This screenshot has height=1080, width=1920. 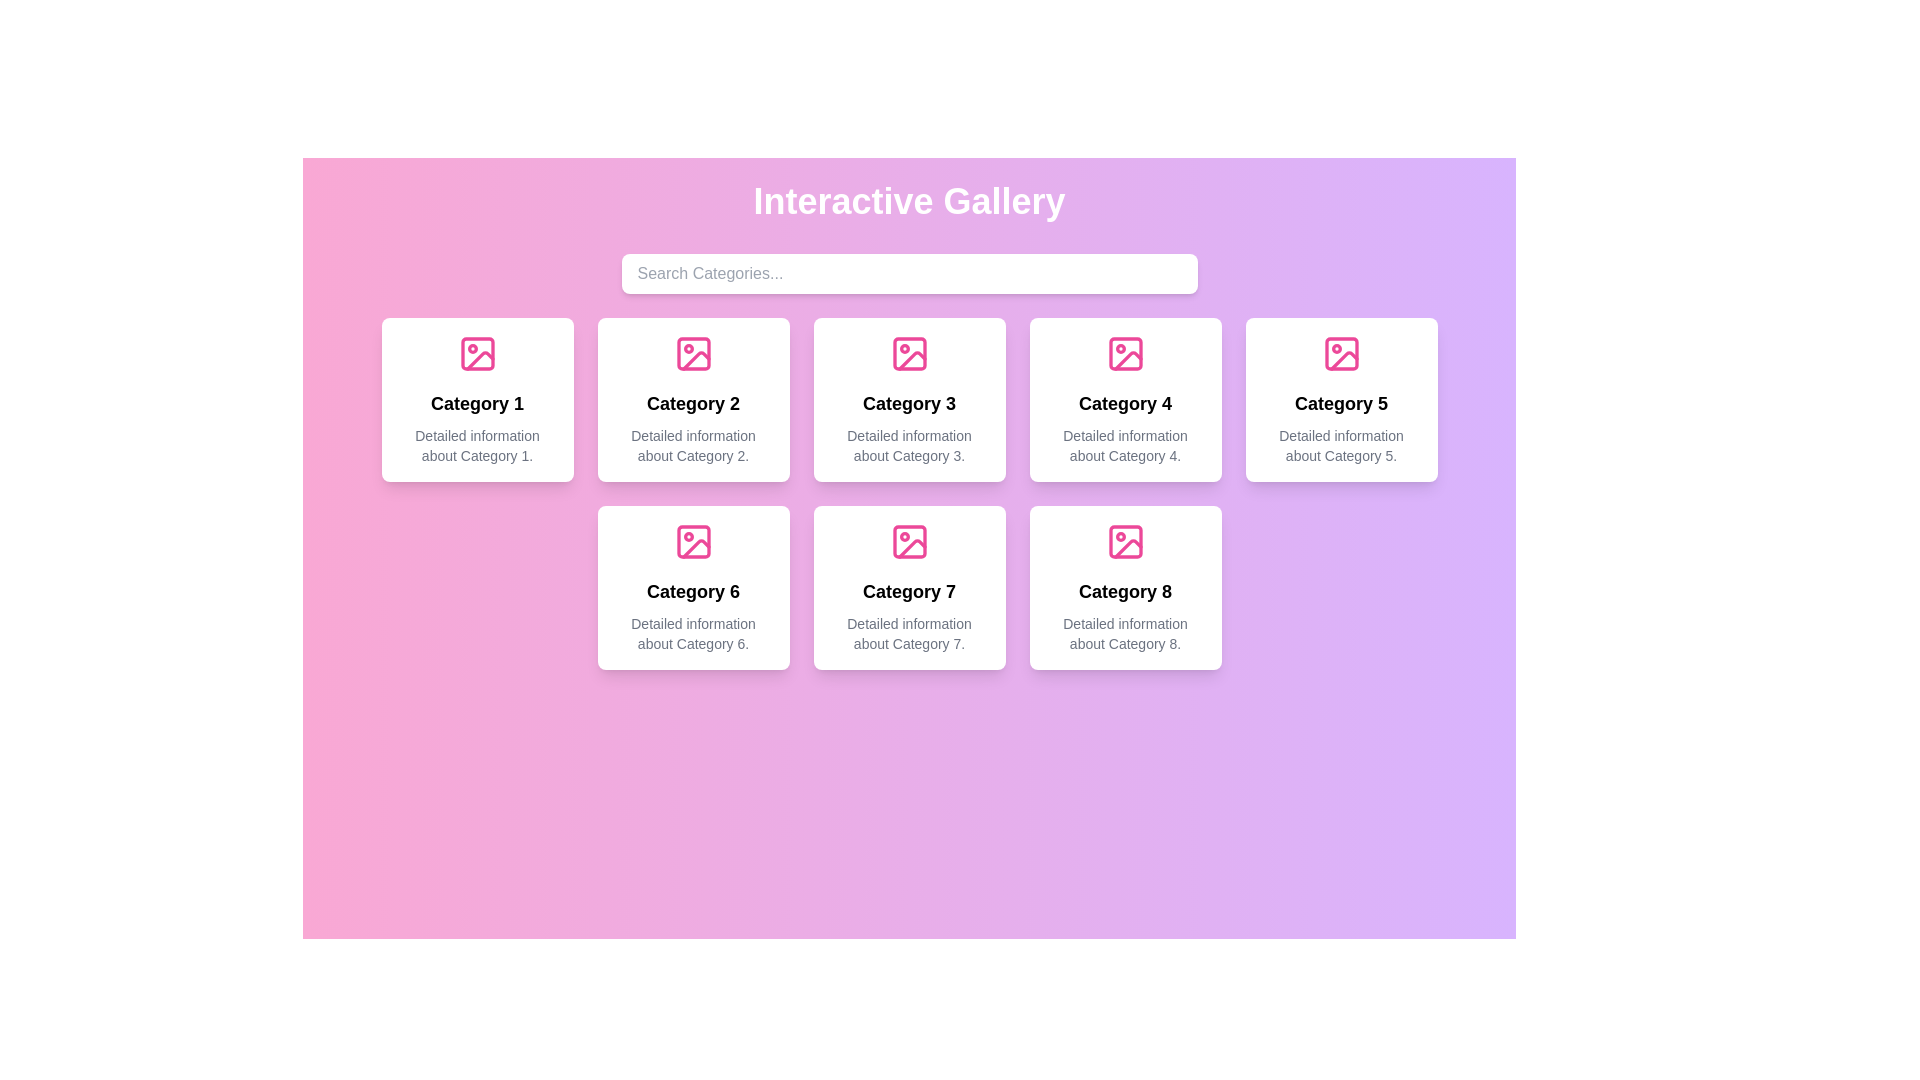 I want to click on the decorative graphical rectangle located centrally within the image icon of 'Category 8', so click(x=1125, y=542).